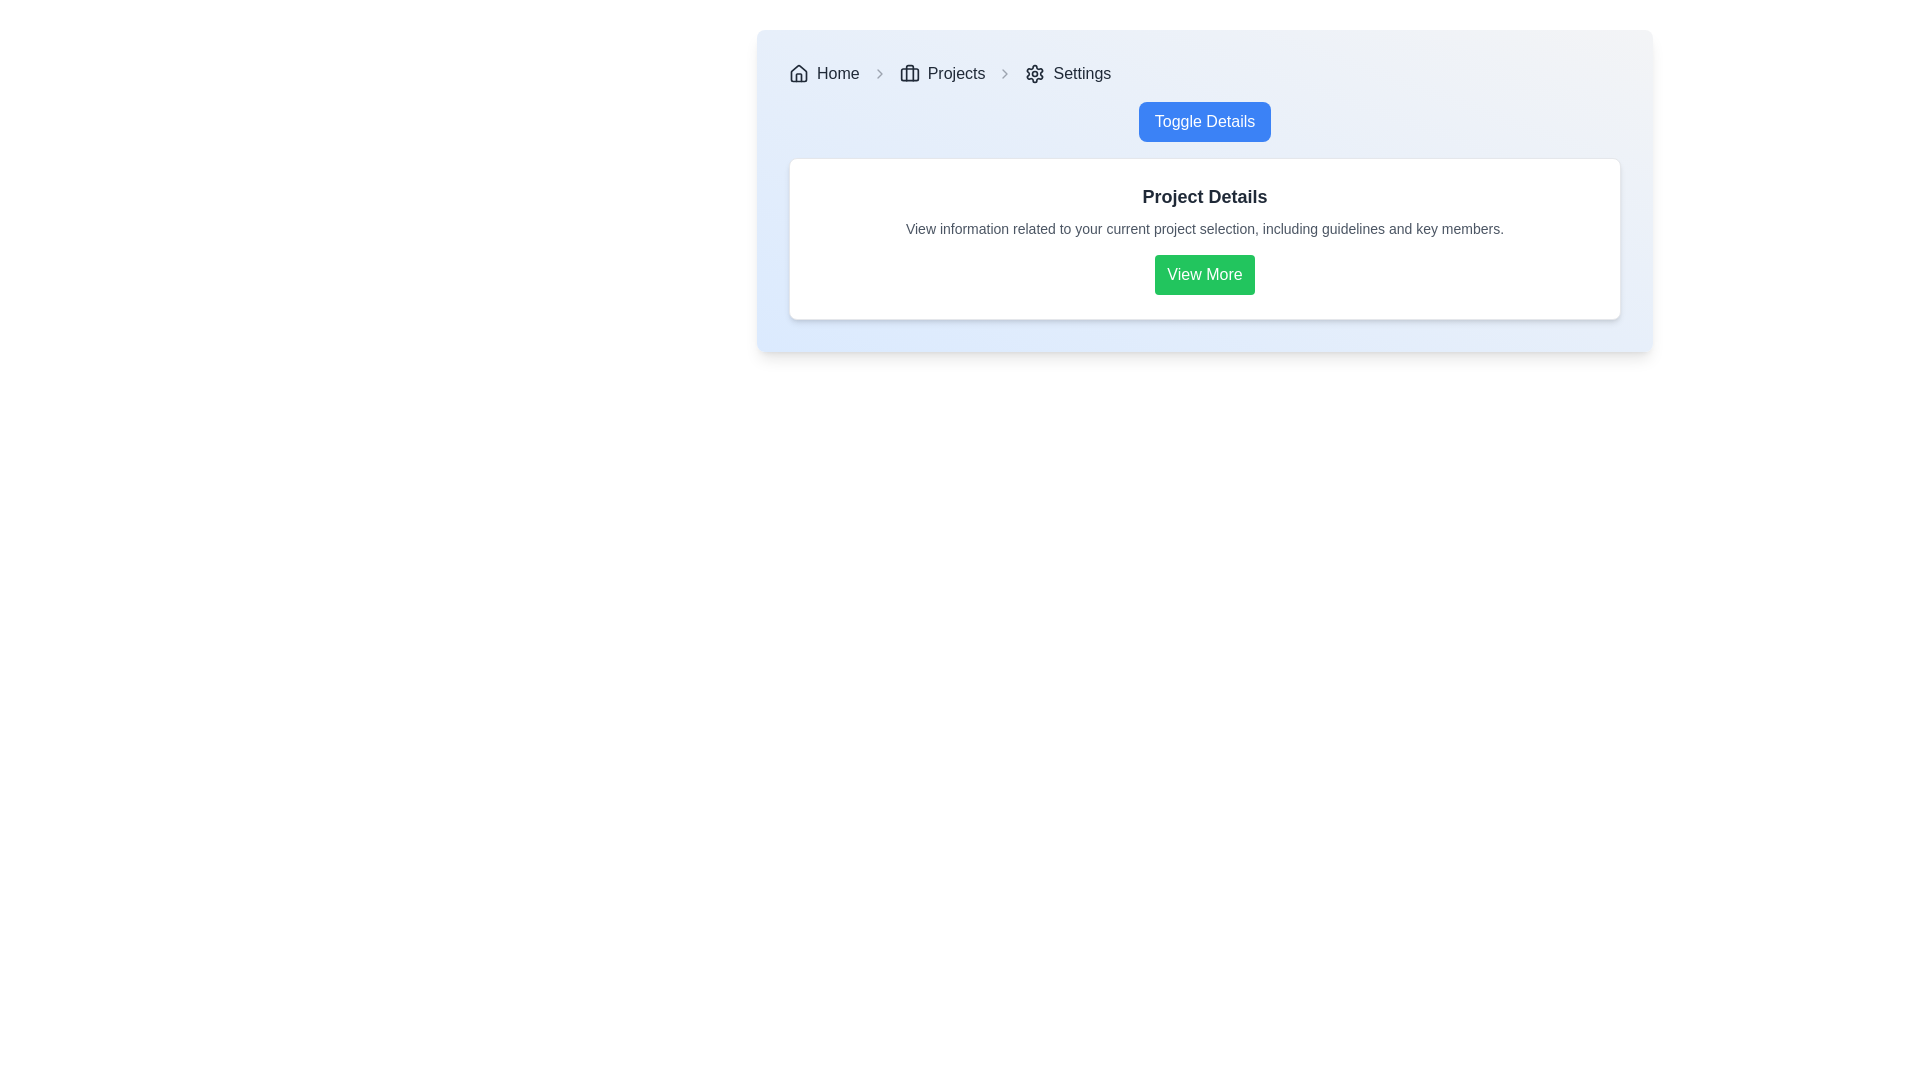 The width and height of the screenshot is (1920, 1080). I want to click on the descriptive text label located under the 'Project Details' section, which is styled in small gray font and provides details about the current project selection, so click(1203, 227).